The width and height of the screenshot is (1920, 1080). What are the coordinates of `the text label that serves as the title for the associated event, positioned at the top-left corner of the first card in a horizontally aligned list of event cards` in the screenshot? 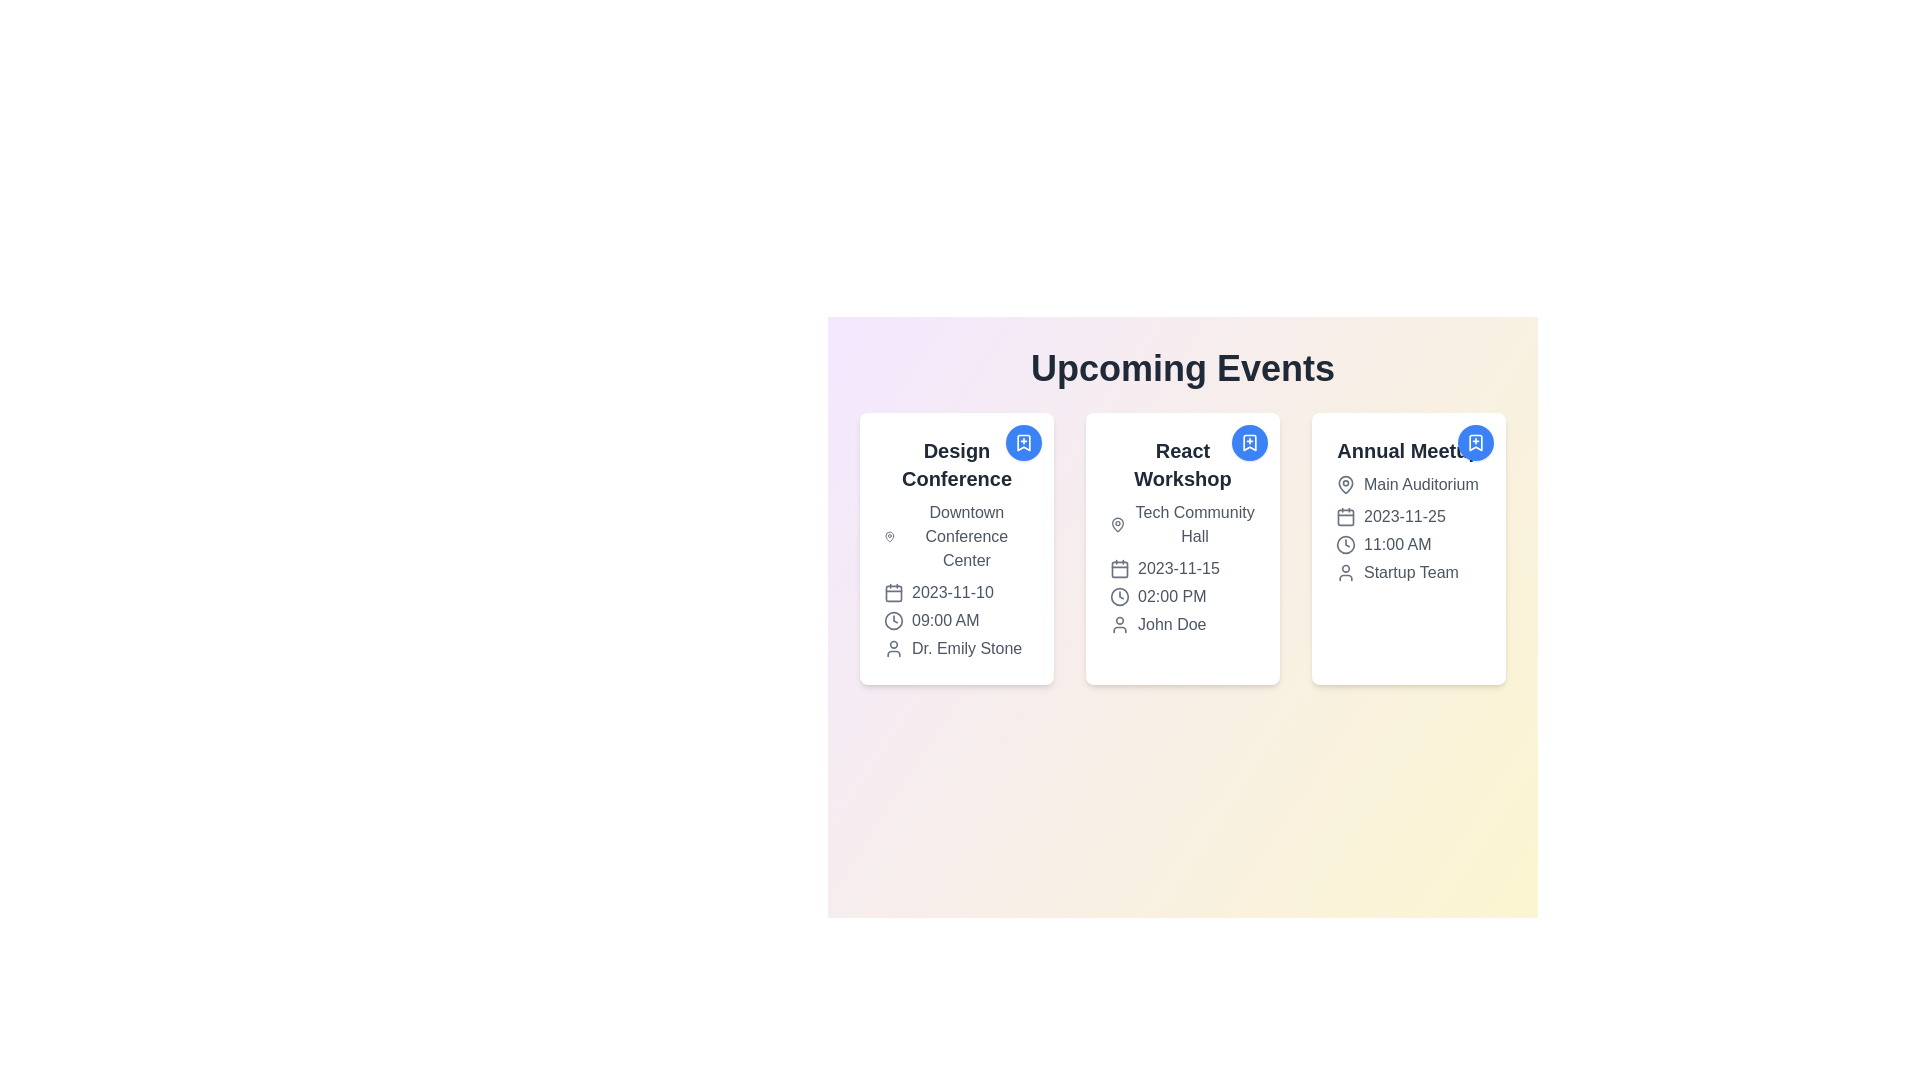 It's located at (955, 465).